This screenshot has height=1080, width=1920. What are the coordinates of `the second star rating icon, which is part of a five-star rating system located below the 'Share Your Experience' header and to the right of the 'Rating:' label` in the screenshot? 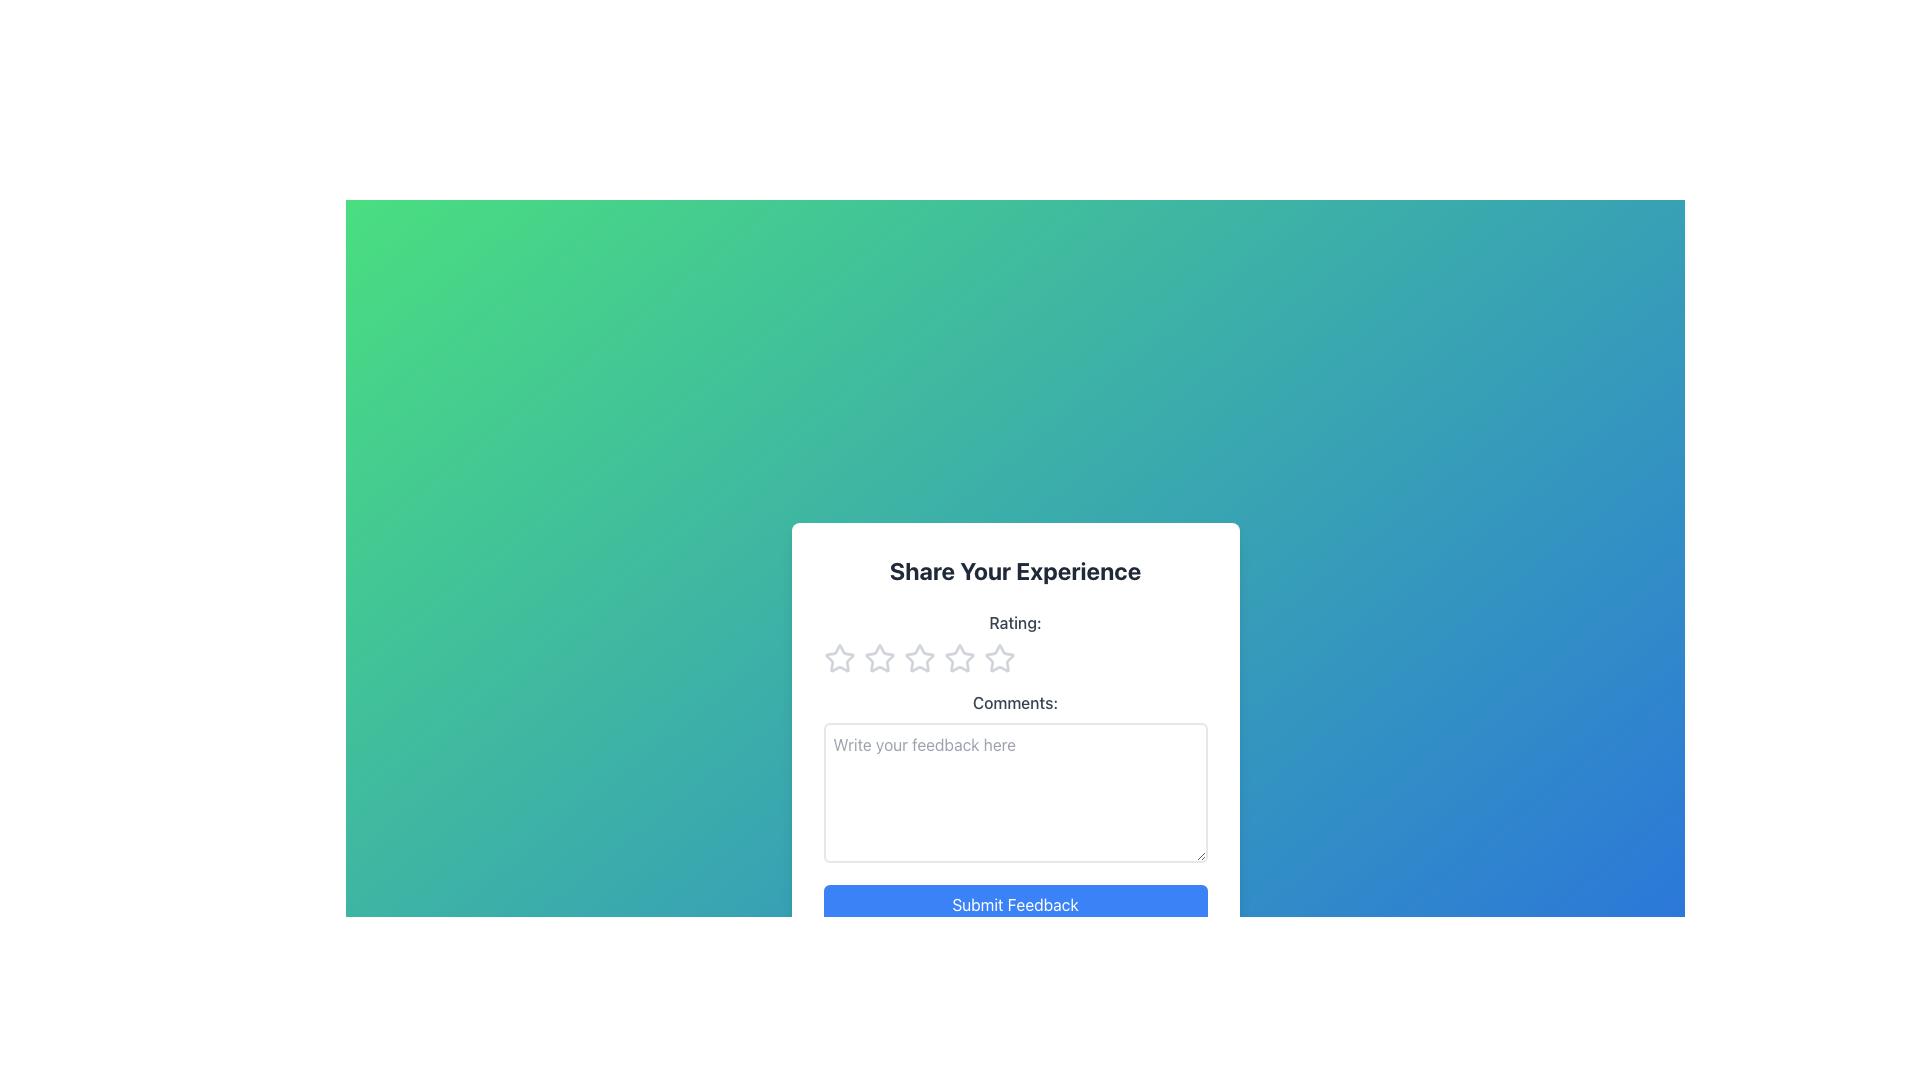 It's located at (918, 658).